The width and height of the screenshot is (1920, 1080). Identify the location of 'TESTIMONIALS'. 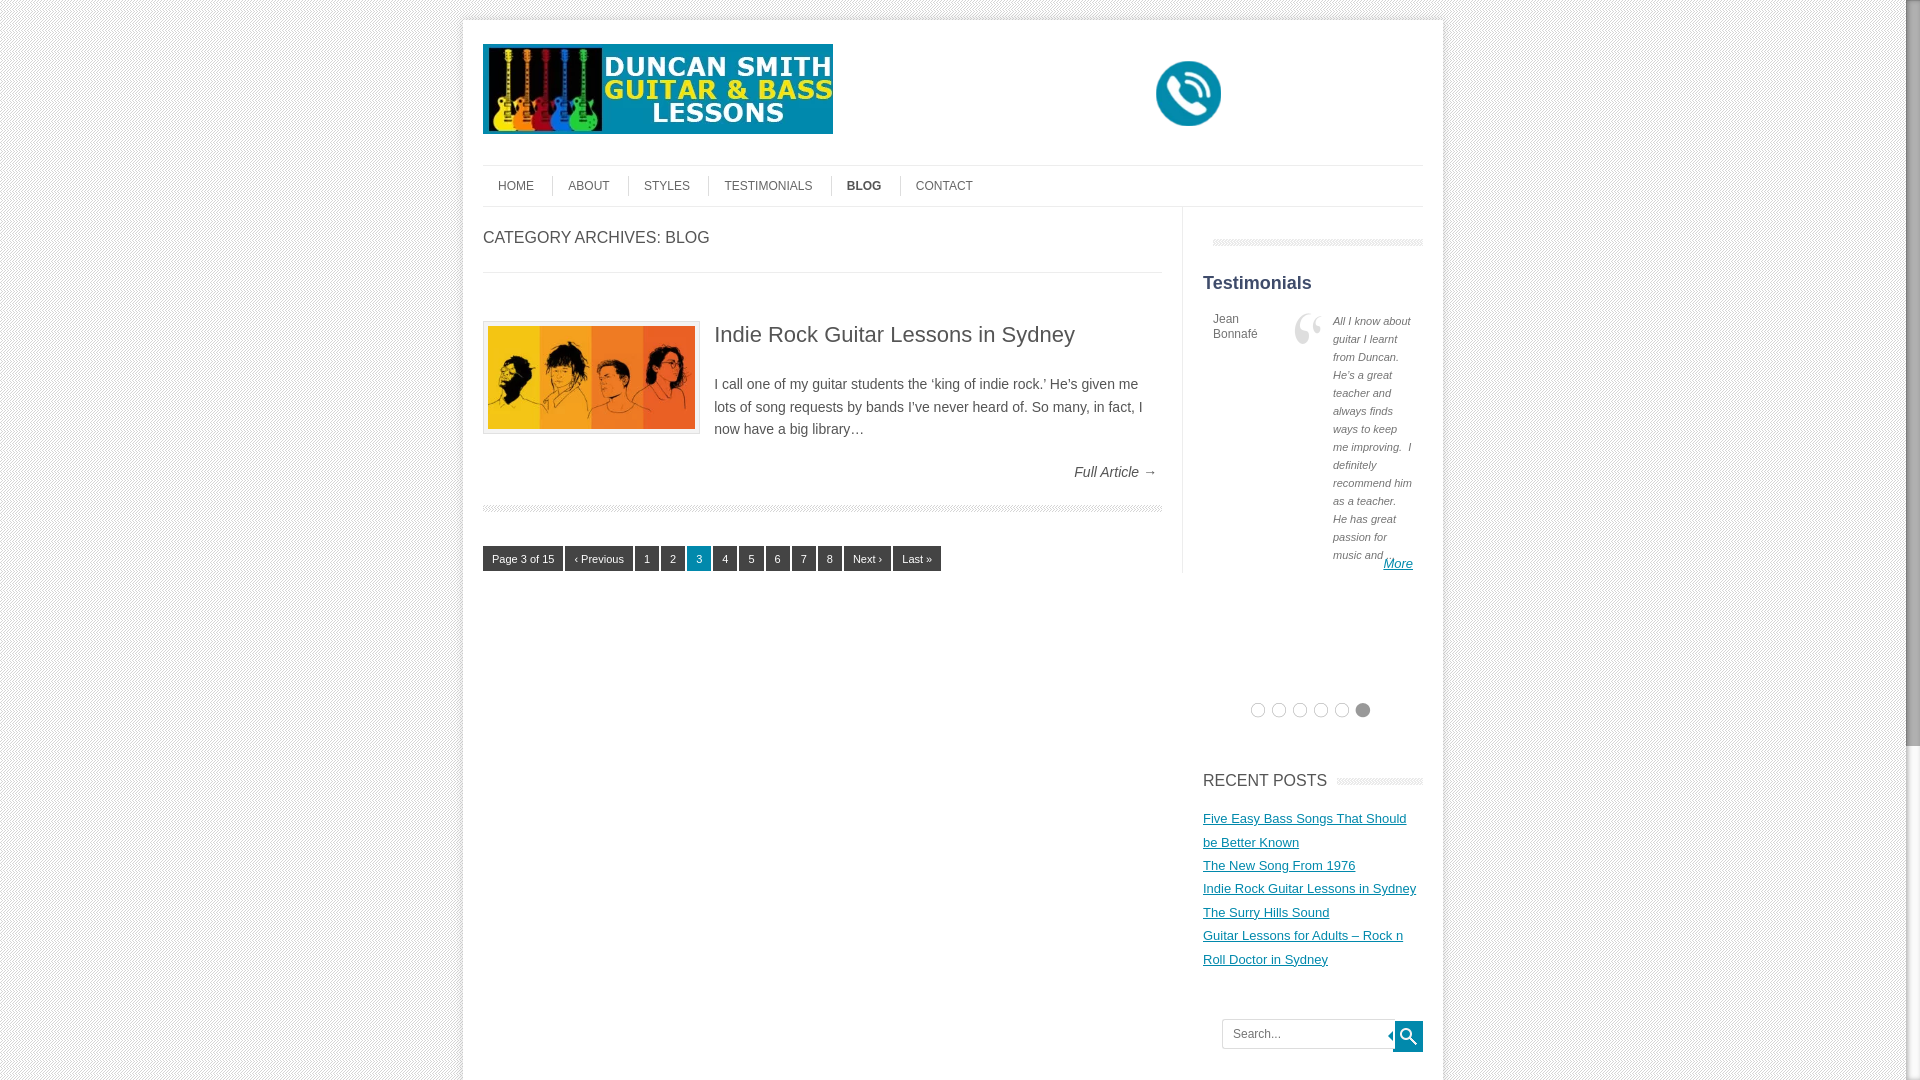
(708, 185).